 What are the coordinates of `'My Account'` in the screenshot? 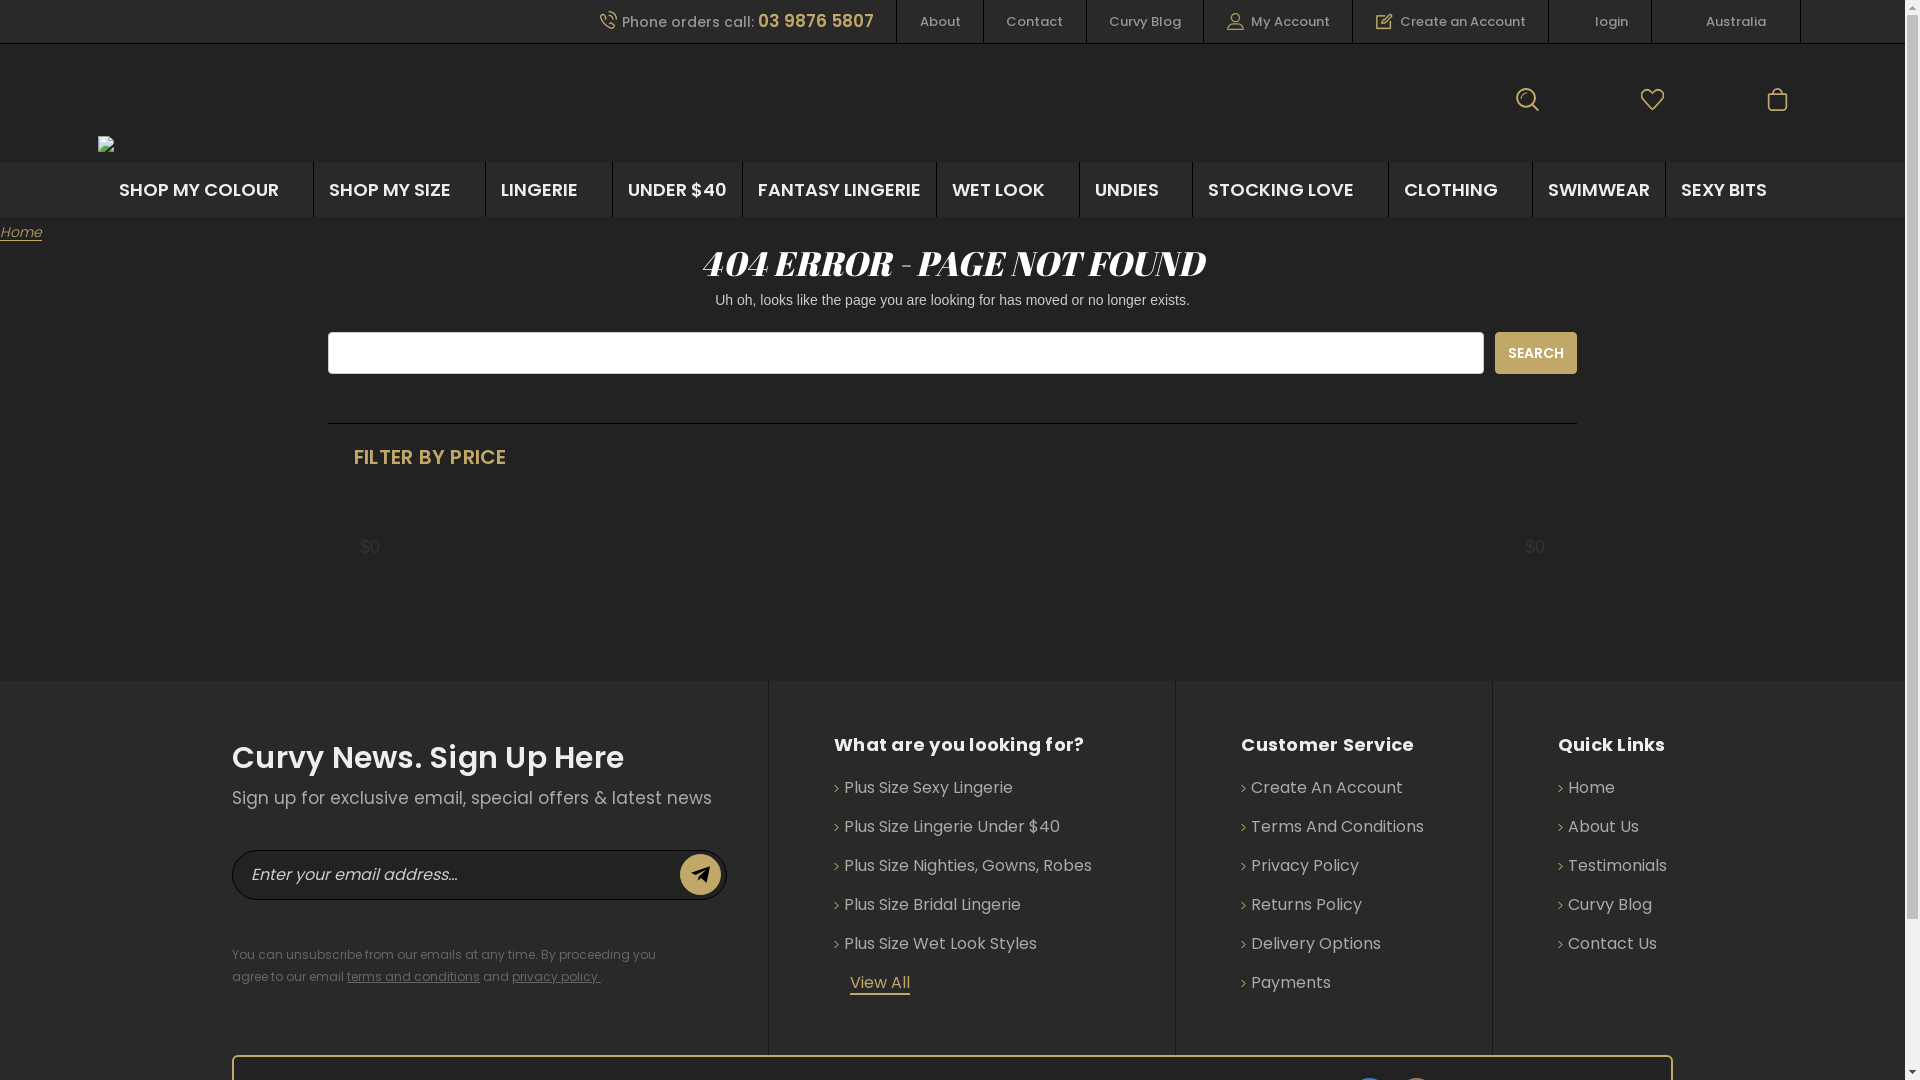 It's located at (1276, 21).